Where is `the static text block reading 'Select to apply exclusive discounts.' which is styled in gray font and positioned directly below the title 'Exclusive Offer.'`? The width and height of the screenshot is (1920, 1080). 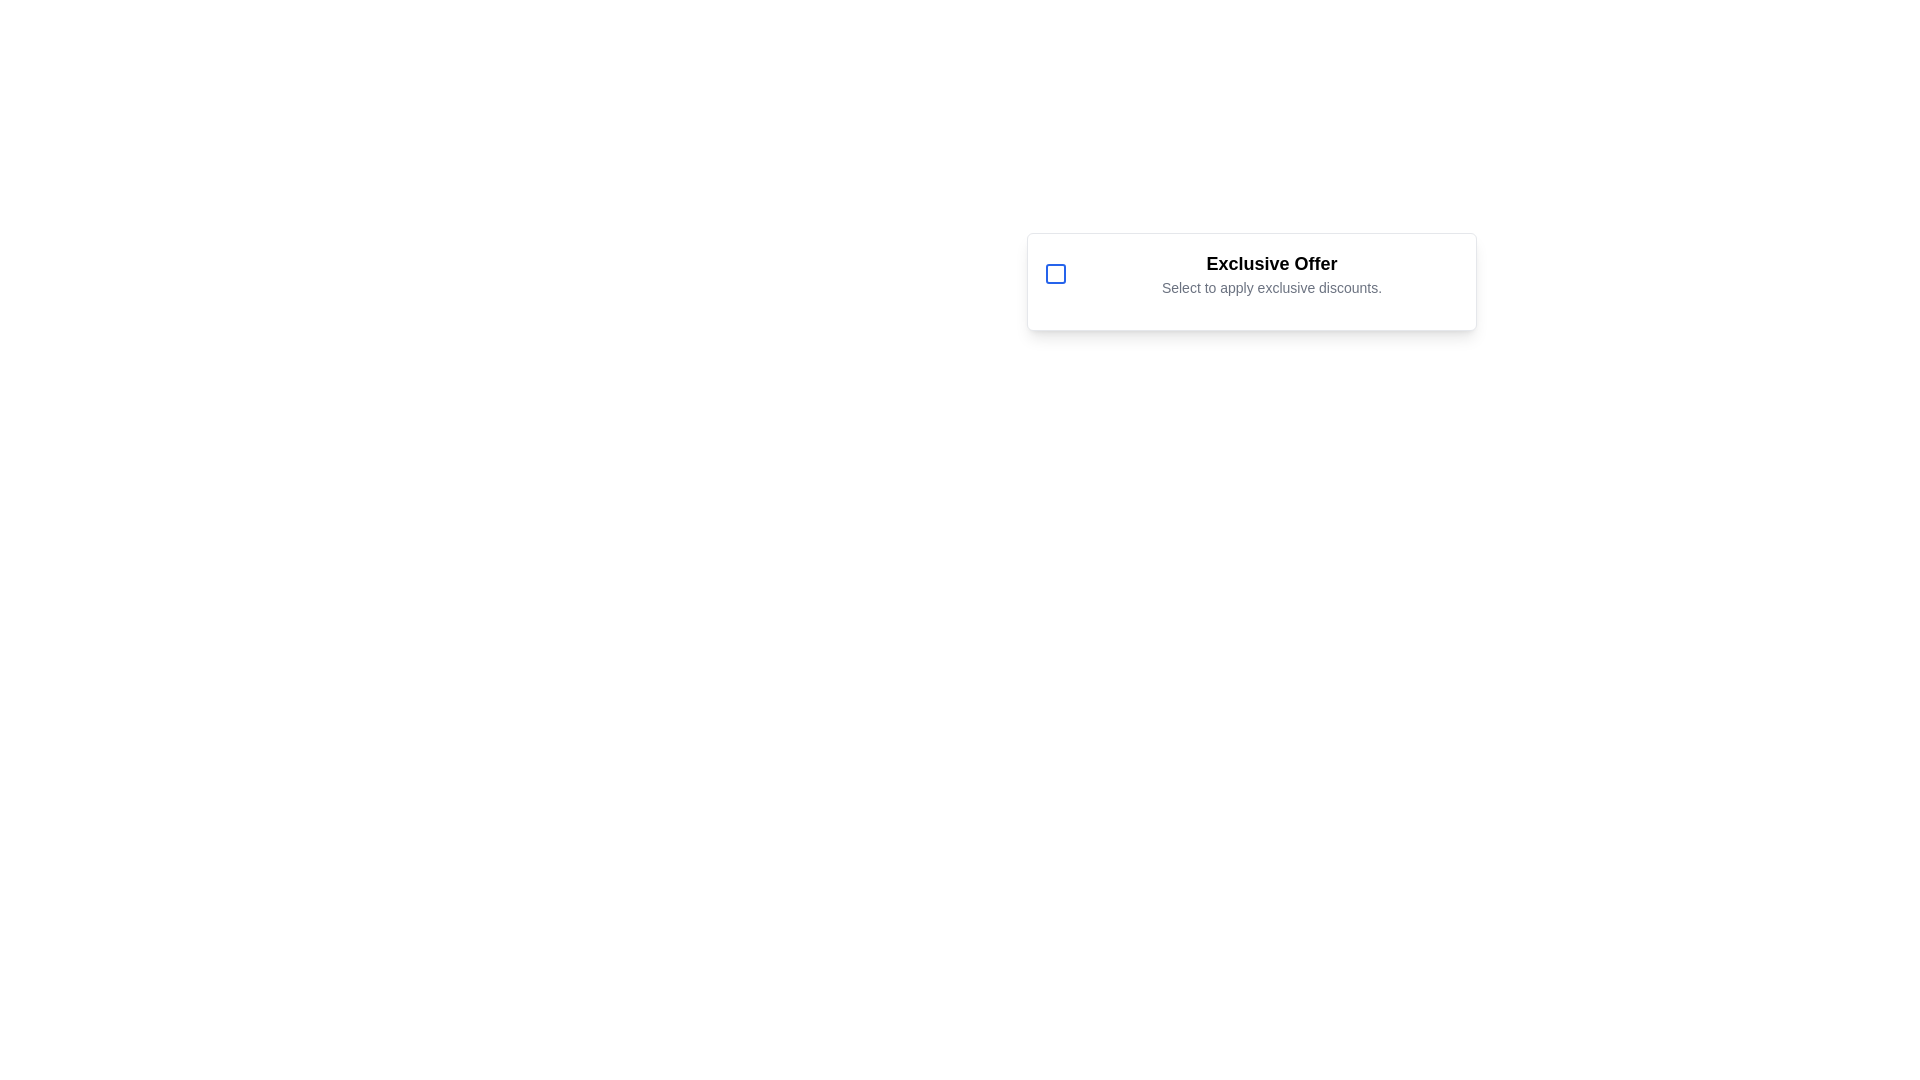
the static text block reading 'Select to apply exclusive discounts.' which is styled in gray font and positioned directly below the title 'Exclusive Offer.' is located at coordinates (1271, 288).